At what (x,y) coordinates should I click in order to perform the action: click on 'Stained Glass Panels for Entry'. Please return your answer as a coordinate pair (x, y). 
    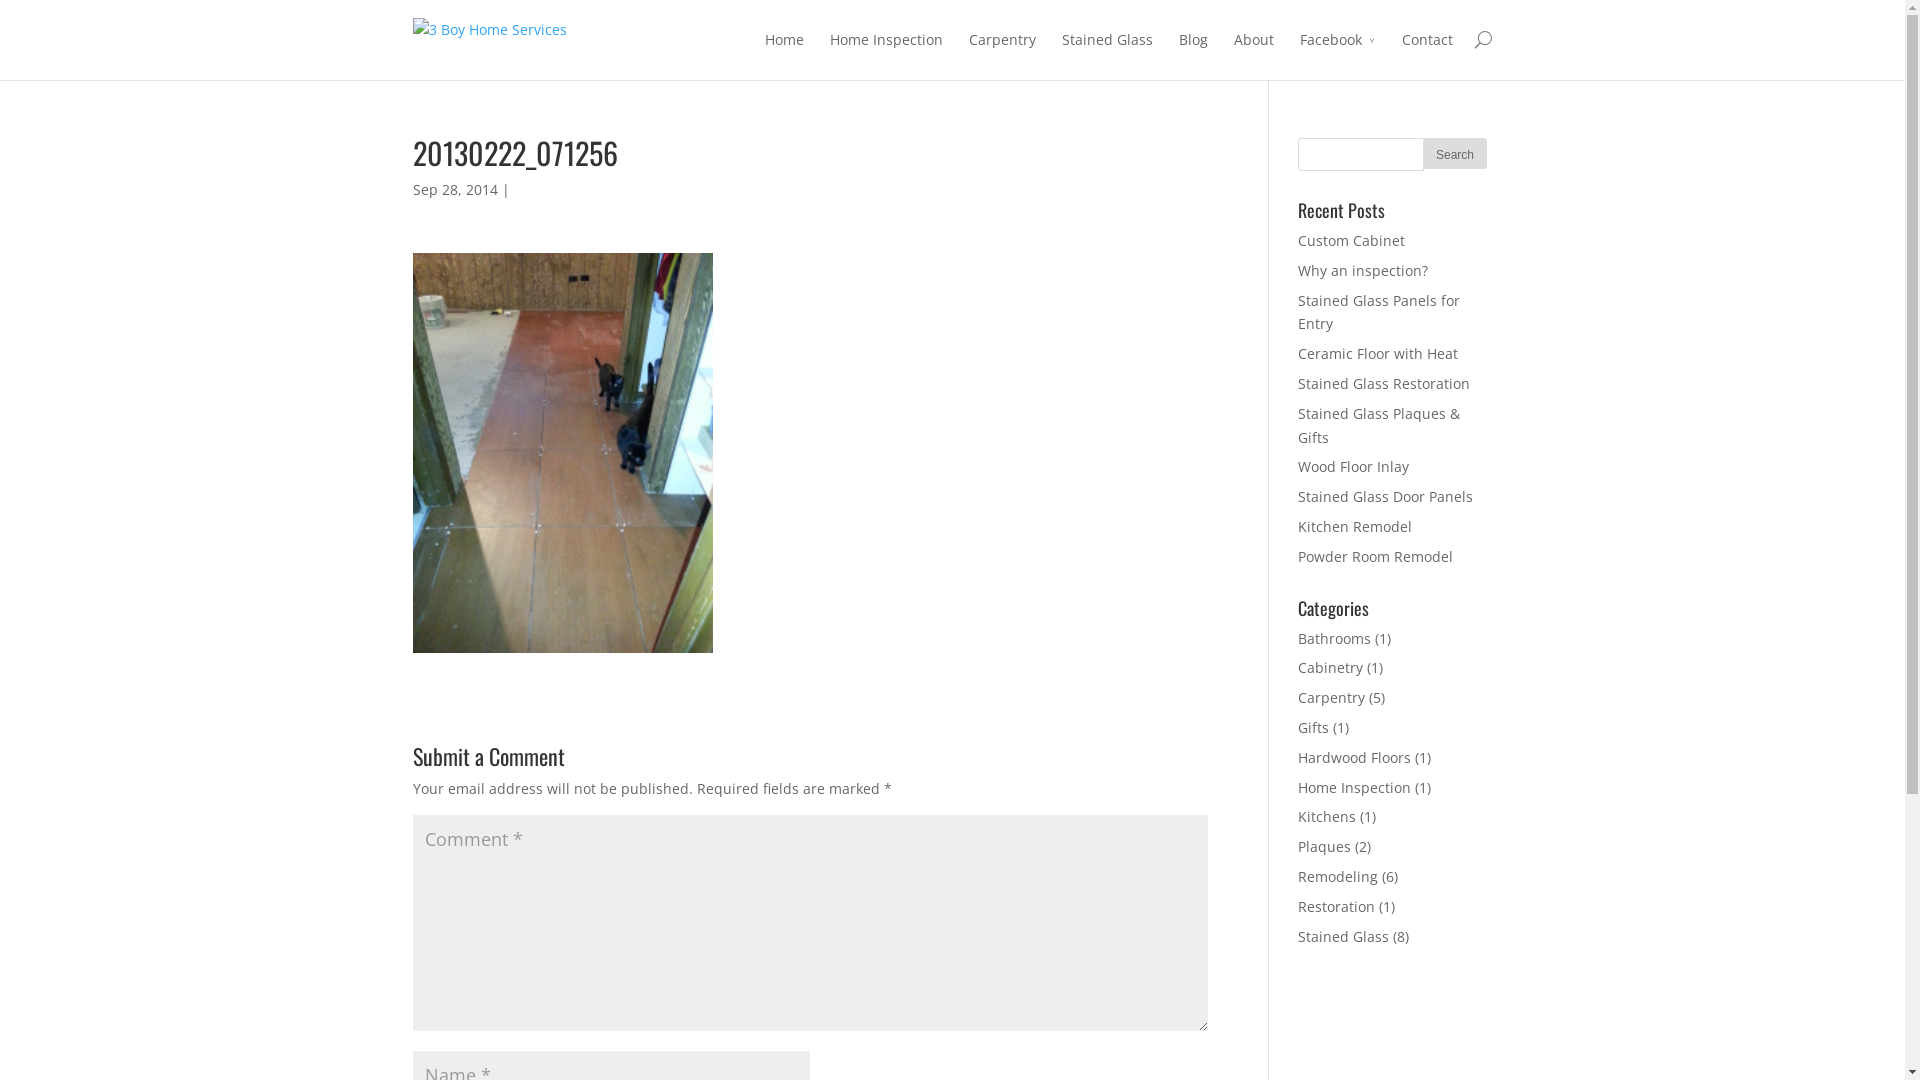
    Looking at the image, I should click on (1377, 312).